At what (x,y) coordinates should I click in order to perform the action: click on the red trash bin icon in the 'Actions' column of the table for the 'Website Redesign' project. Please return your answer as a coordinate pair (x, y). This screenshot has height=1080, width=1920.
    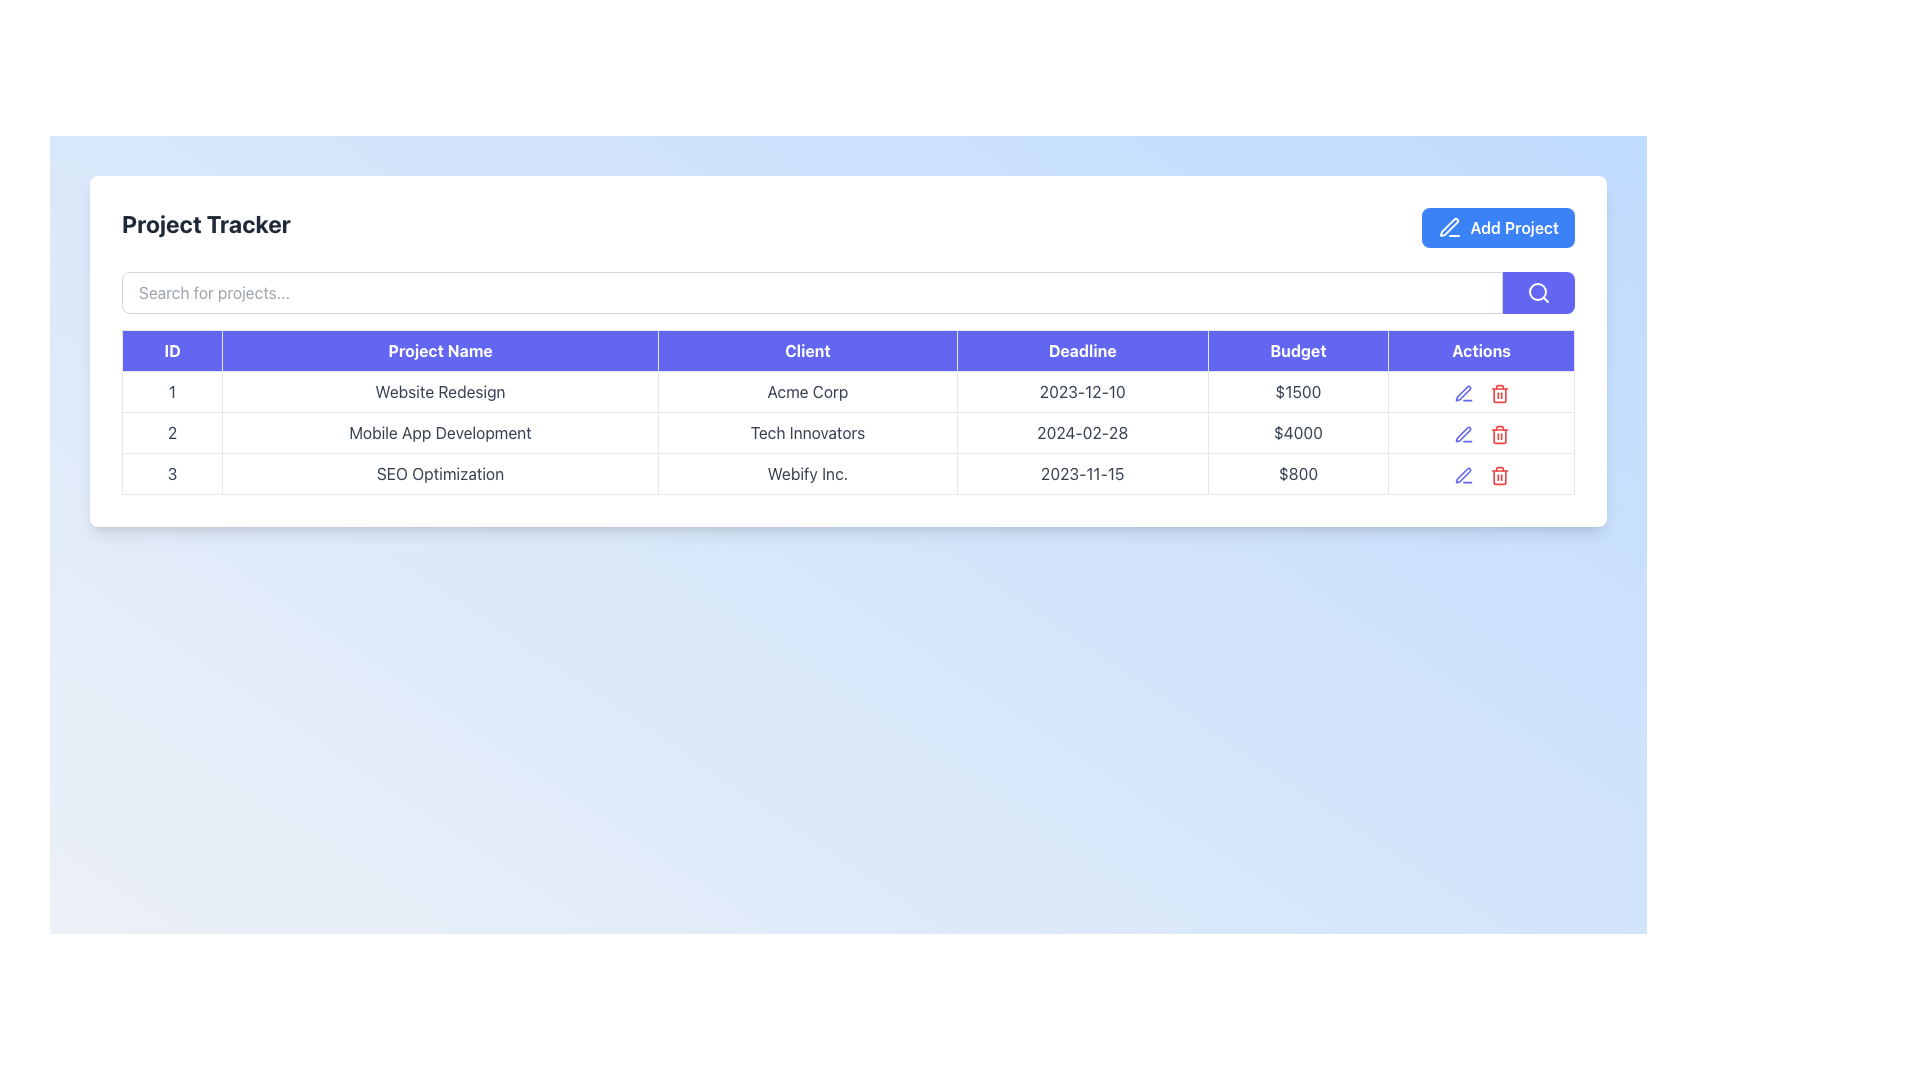
    Looking at the image, I should click on (1499, 393).